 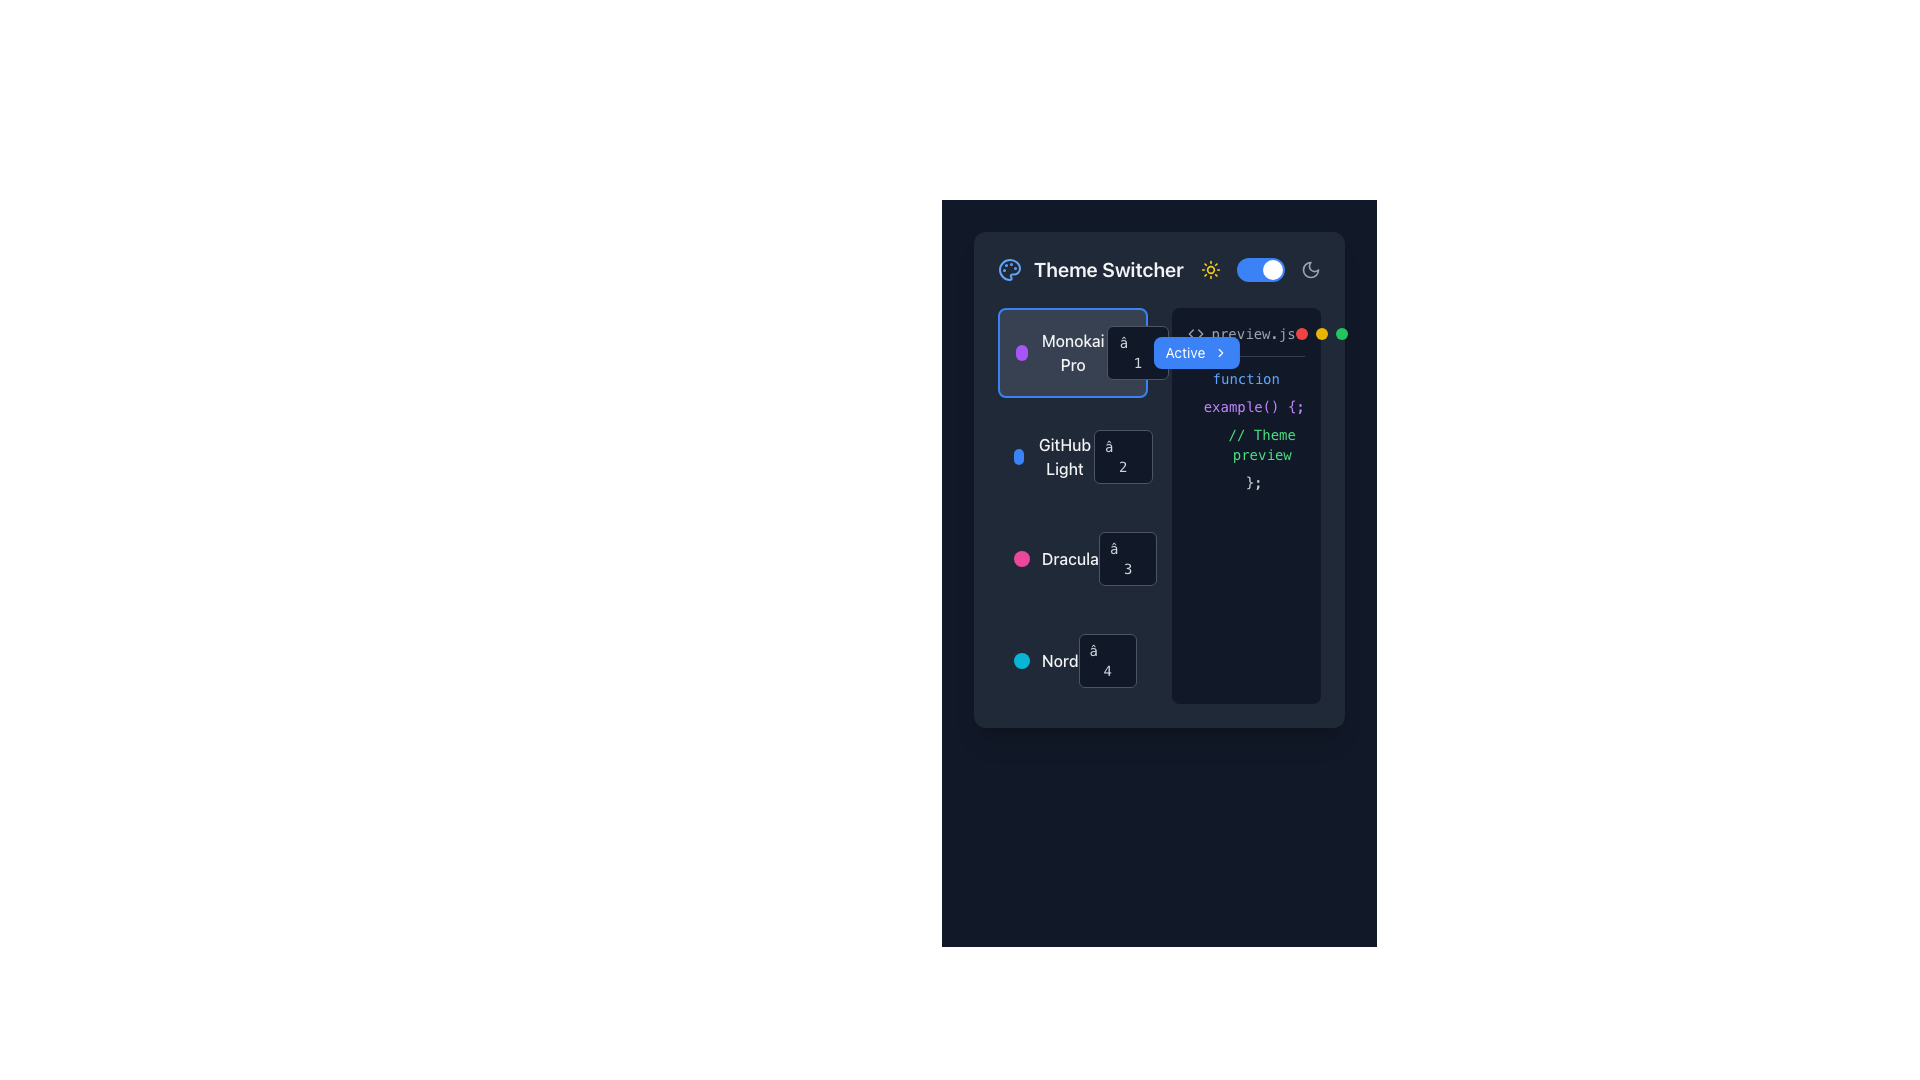 What do you see at coordinates (1071, 660) in the screenshot?
I see `the selectable list item containing the text 'Nord'` at bounding box center [1071, 660].